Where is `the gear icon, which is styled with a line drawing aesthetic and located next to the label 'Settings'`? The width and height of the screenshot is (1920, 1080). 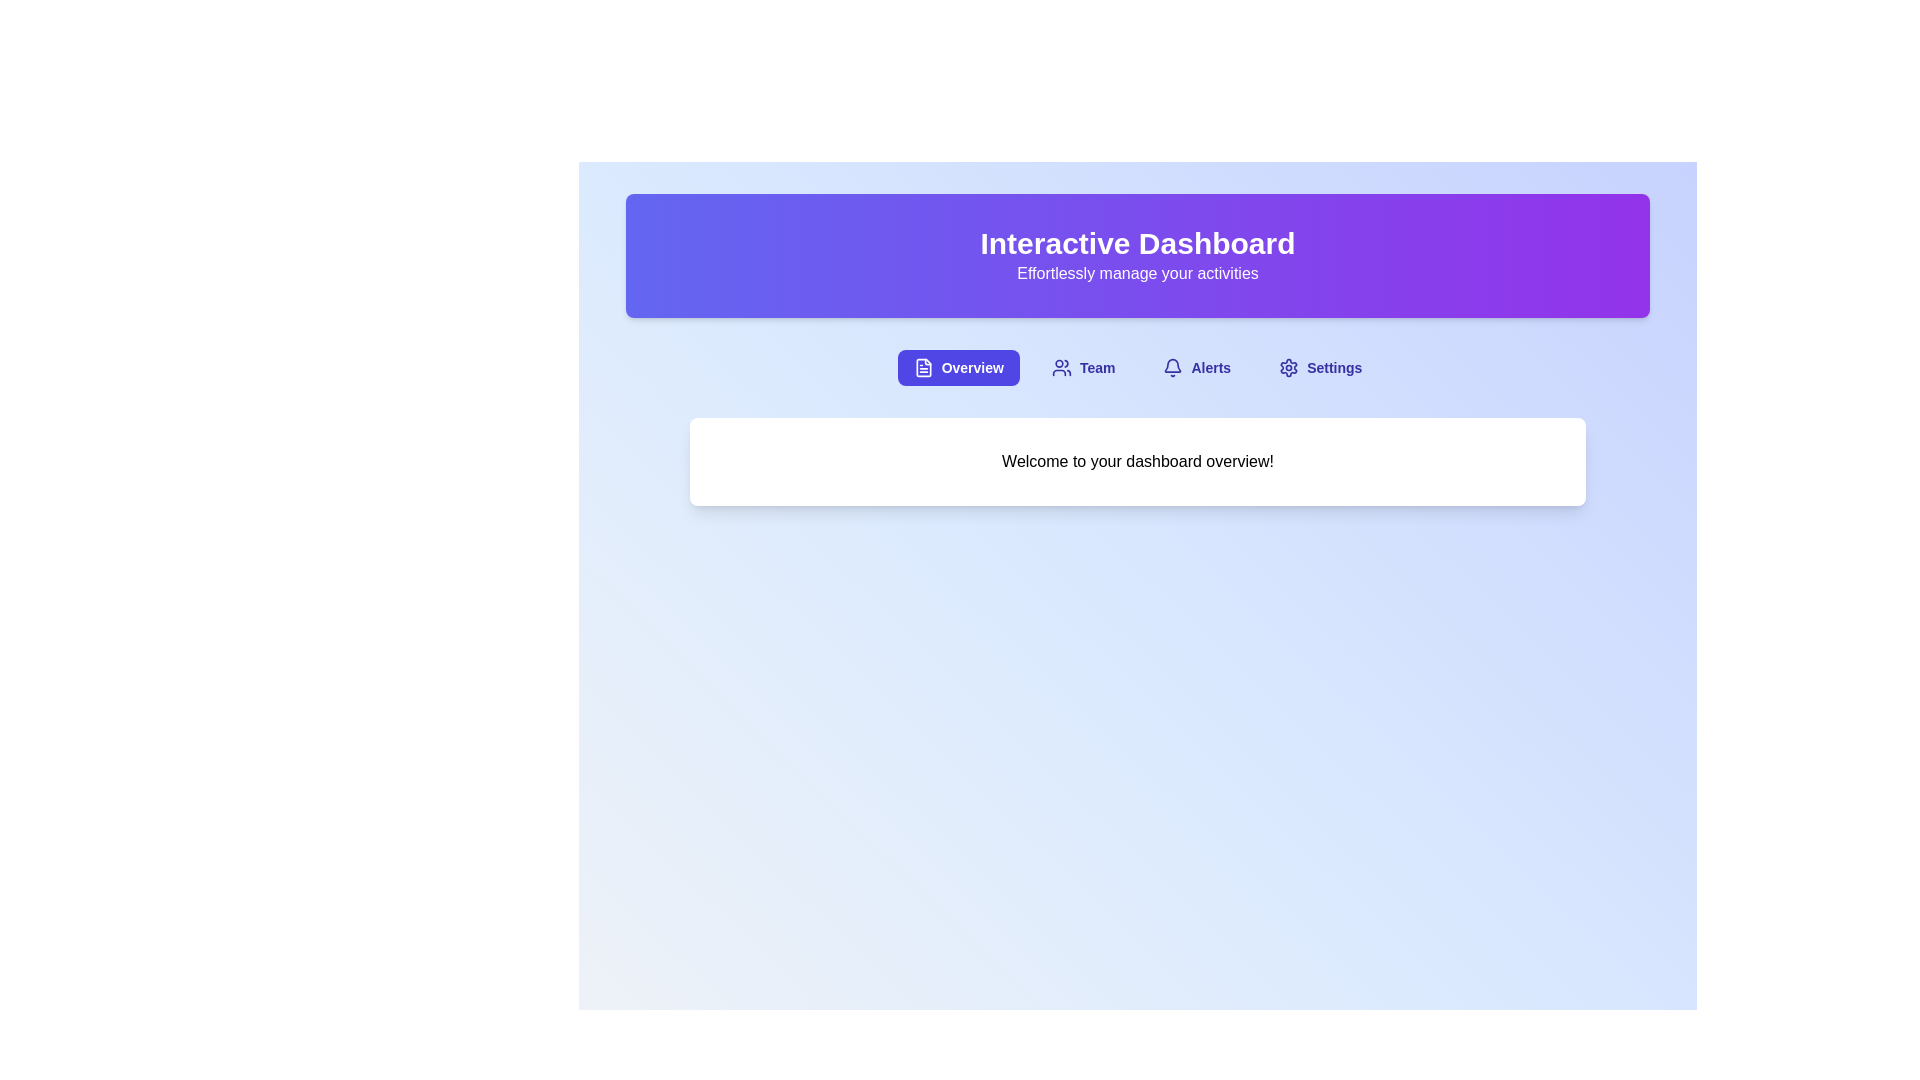
the gear icon, which is styled with a line drawing aesthetic and located next to the label 'Settings' is located at coordinates (1289, 367).